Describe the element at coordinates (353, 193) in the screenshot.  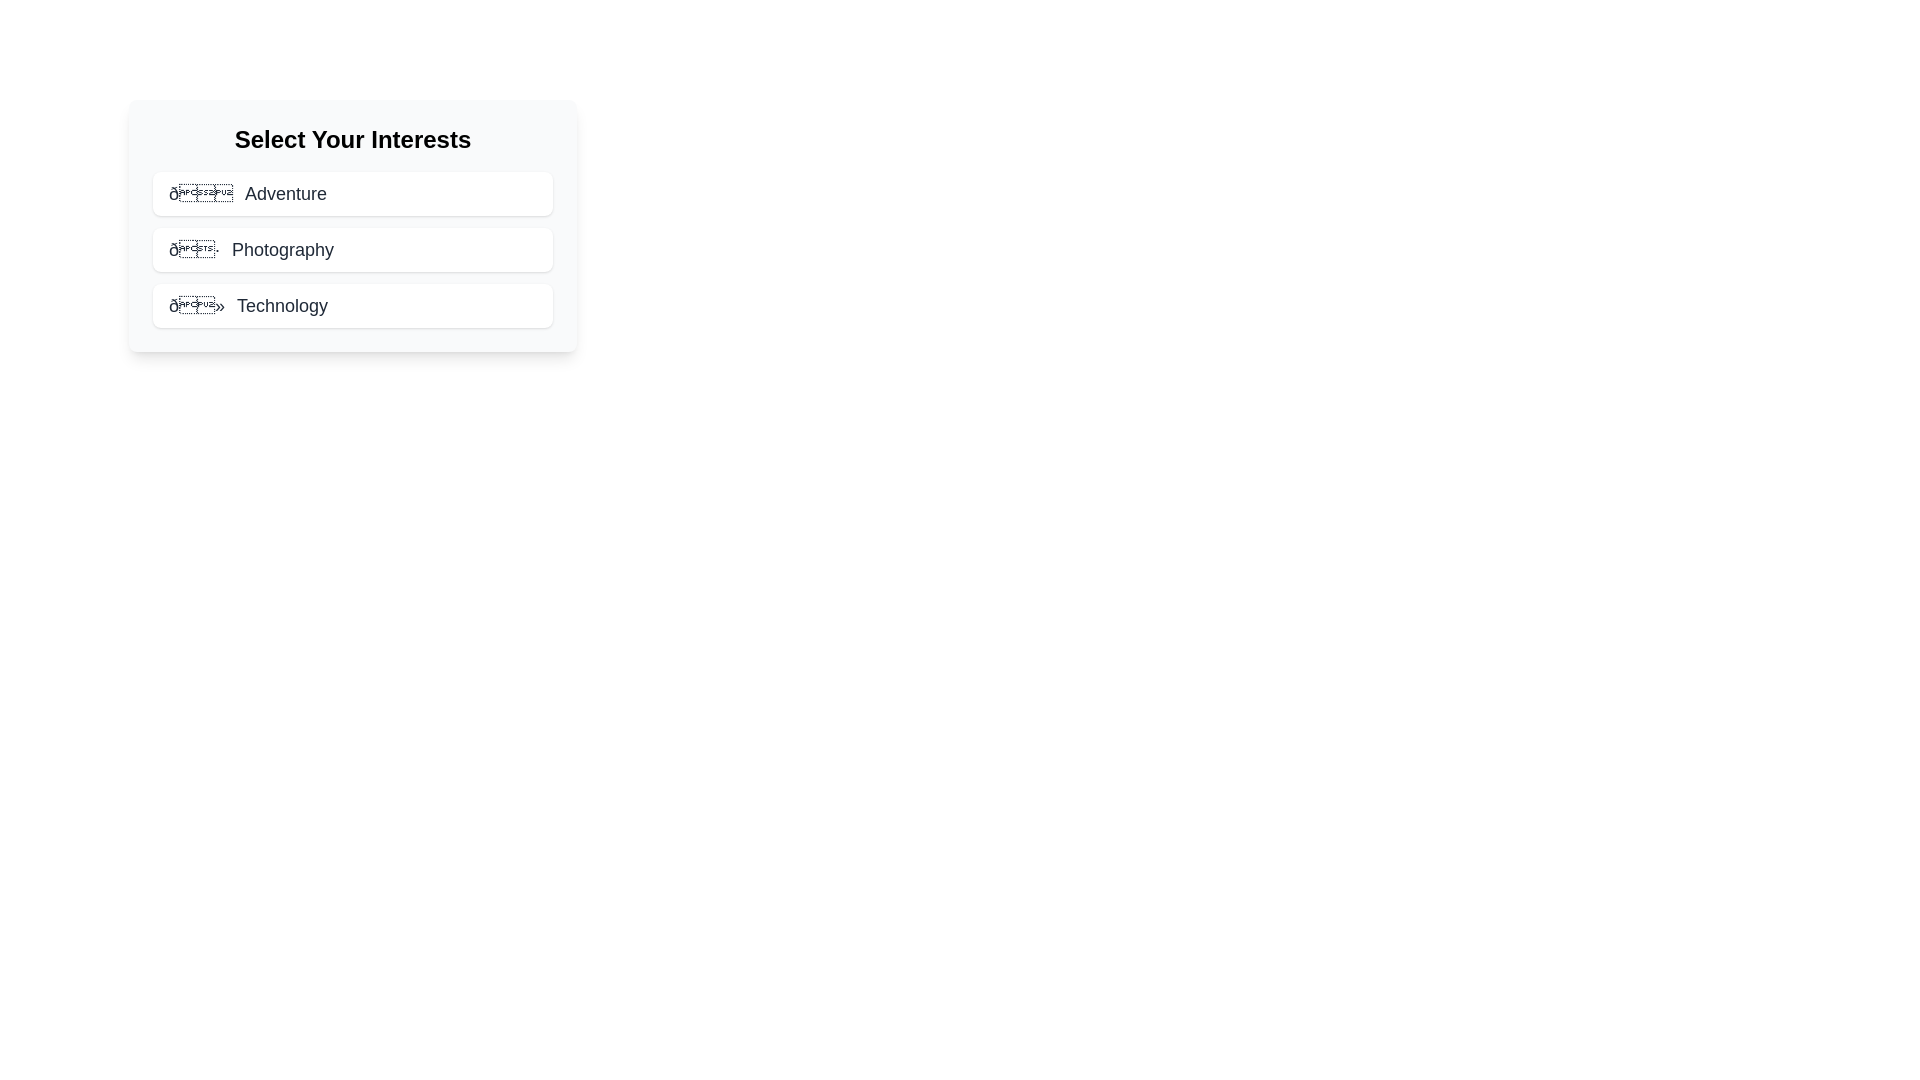
I see `the tag Adventure` at that location.